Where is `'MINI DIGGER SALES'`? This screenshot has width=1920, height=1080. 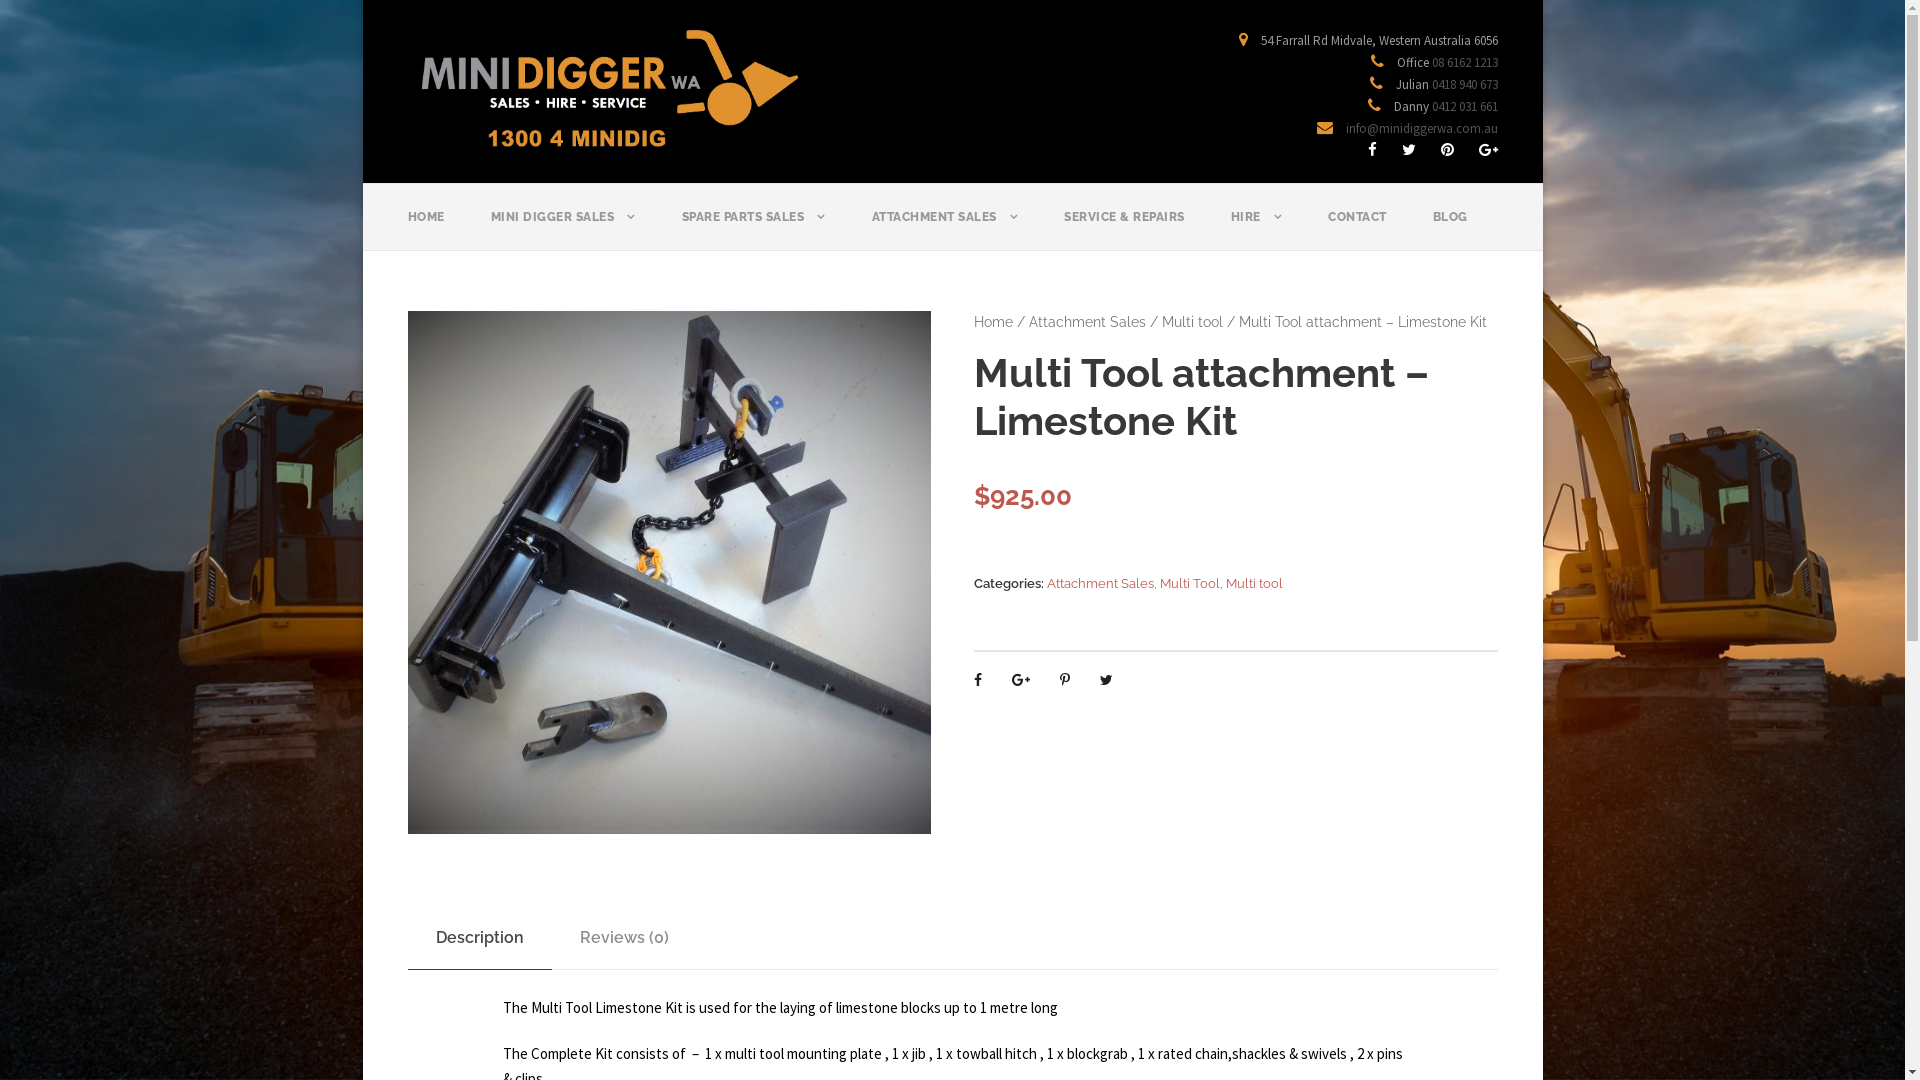 'MINI DIGGER SALES' is located at coordinates (561, 227).